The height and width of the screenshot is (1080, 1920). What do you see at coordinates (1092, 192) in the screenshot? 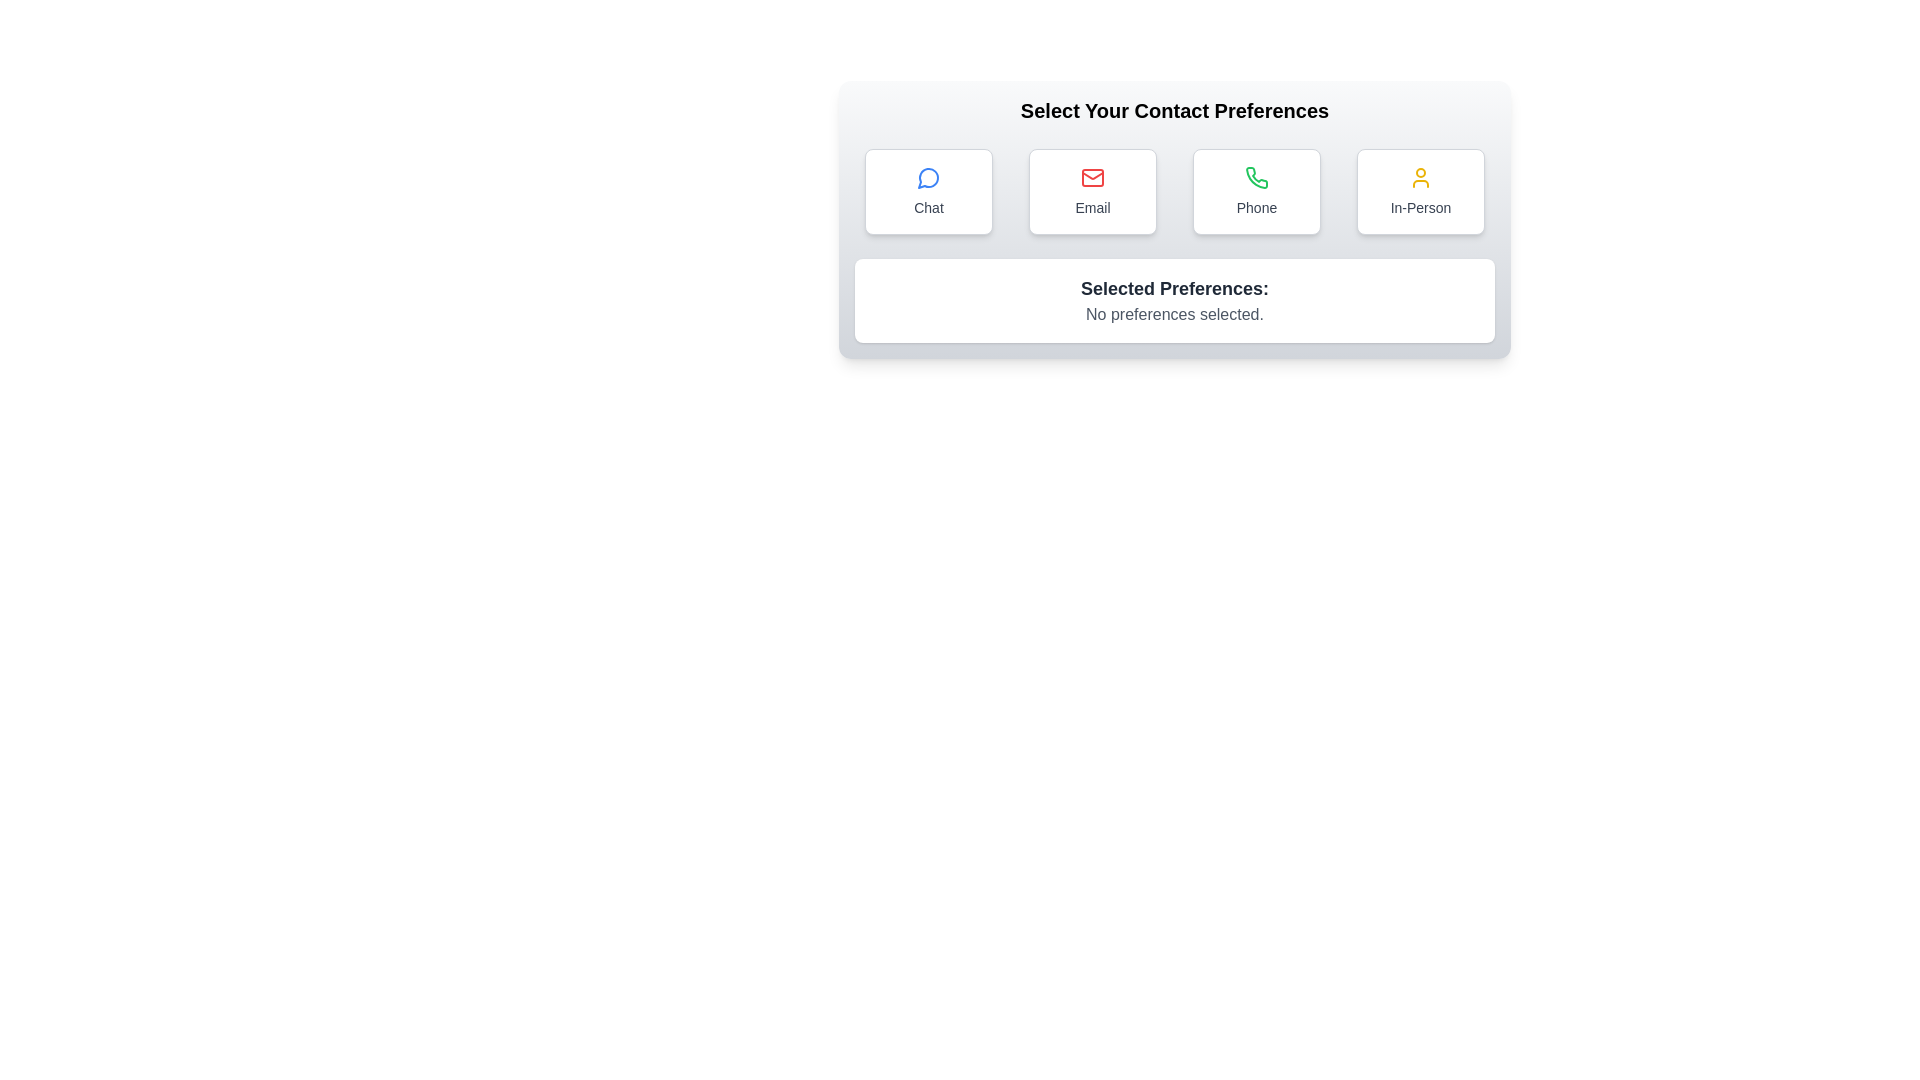
I see `the Email button to select the corresponding contact preference` at bounding box center [1092, 192].